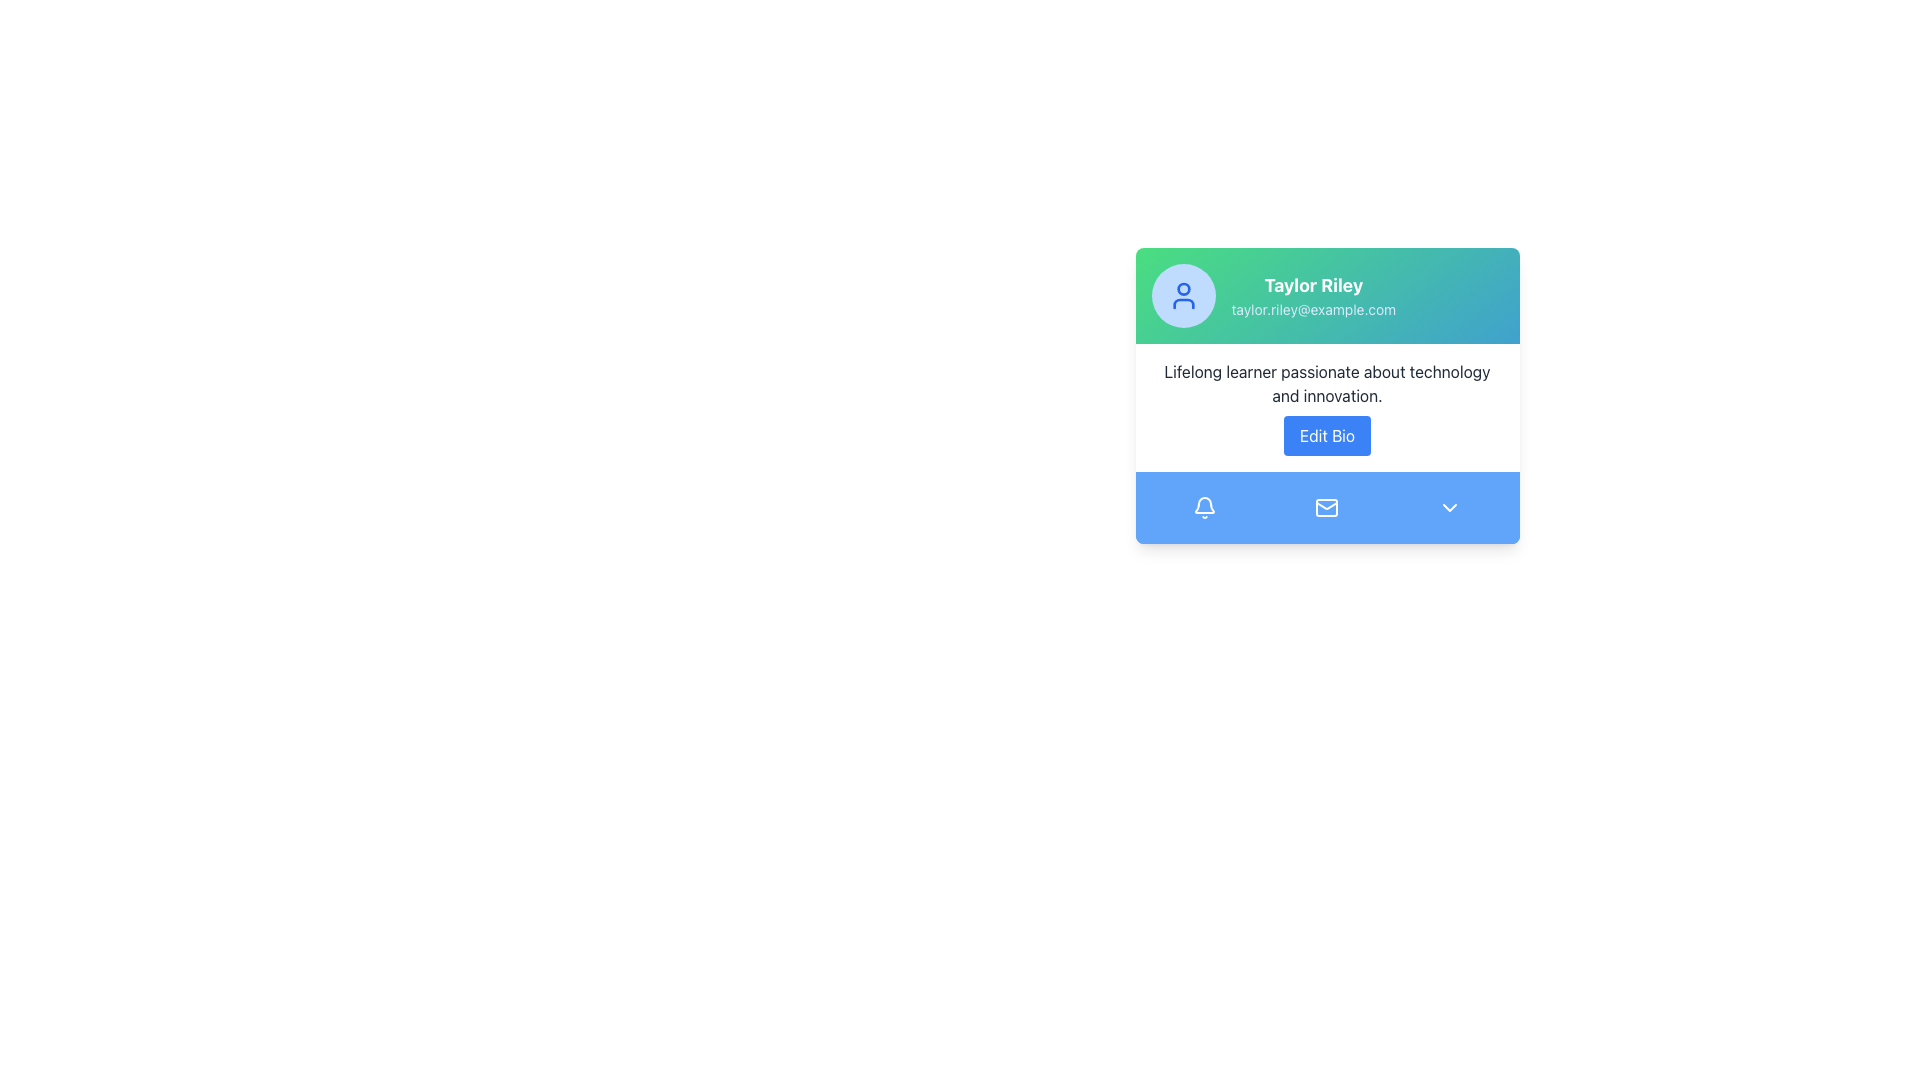 This screenshot has width=1920, height=1080. I want to click on the circular blue button with a white downward-pointing chevron icon at the bottom of the user profile card, so click(1449, 507).